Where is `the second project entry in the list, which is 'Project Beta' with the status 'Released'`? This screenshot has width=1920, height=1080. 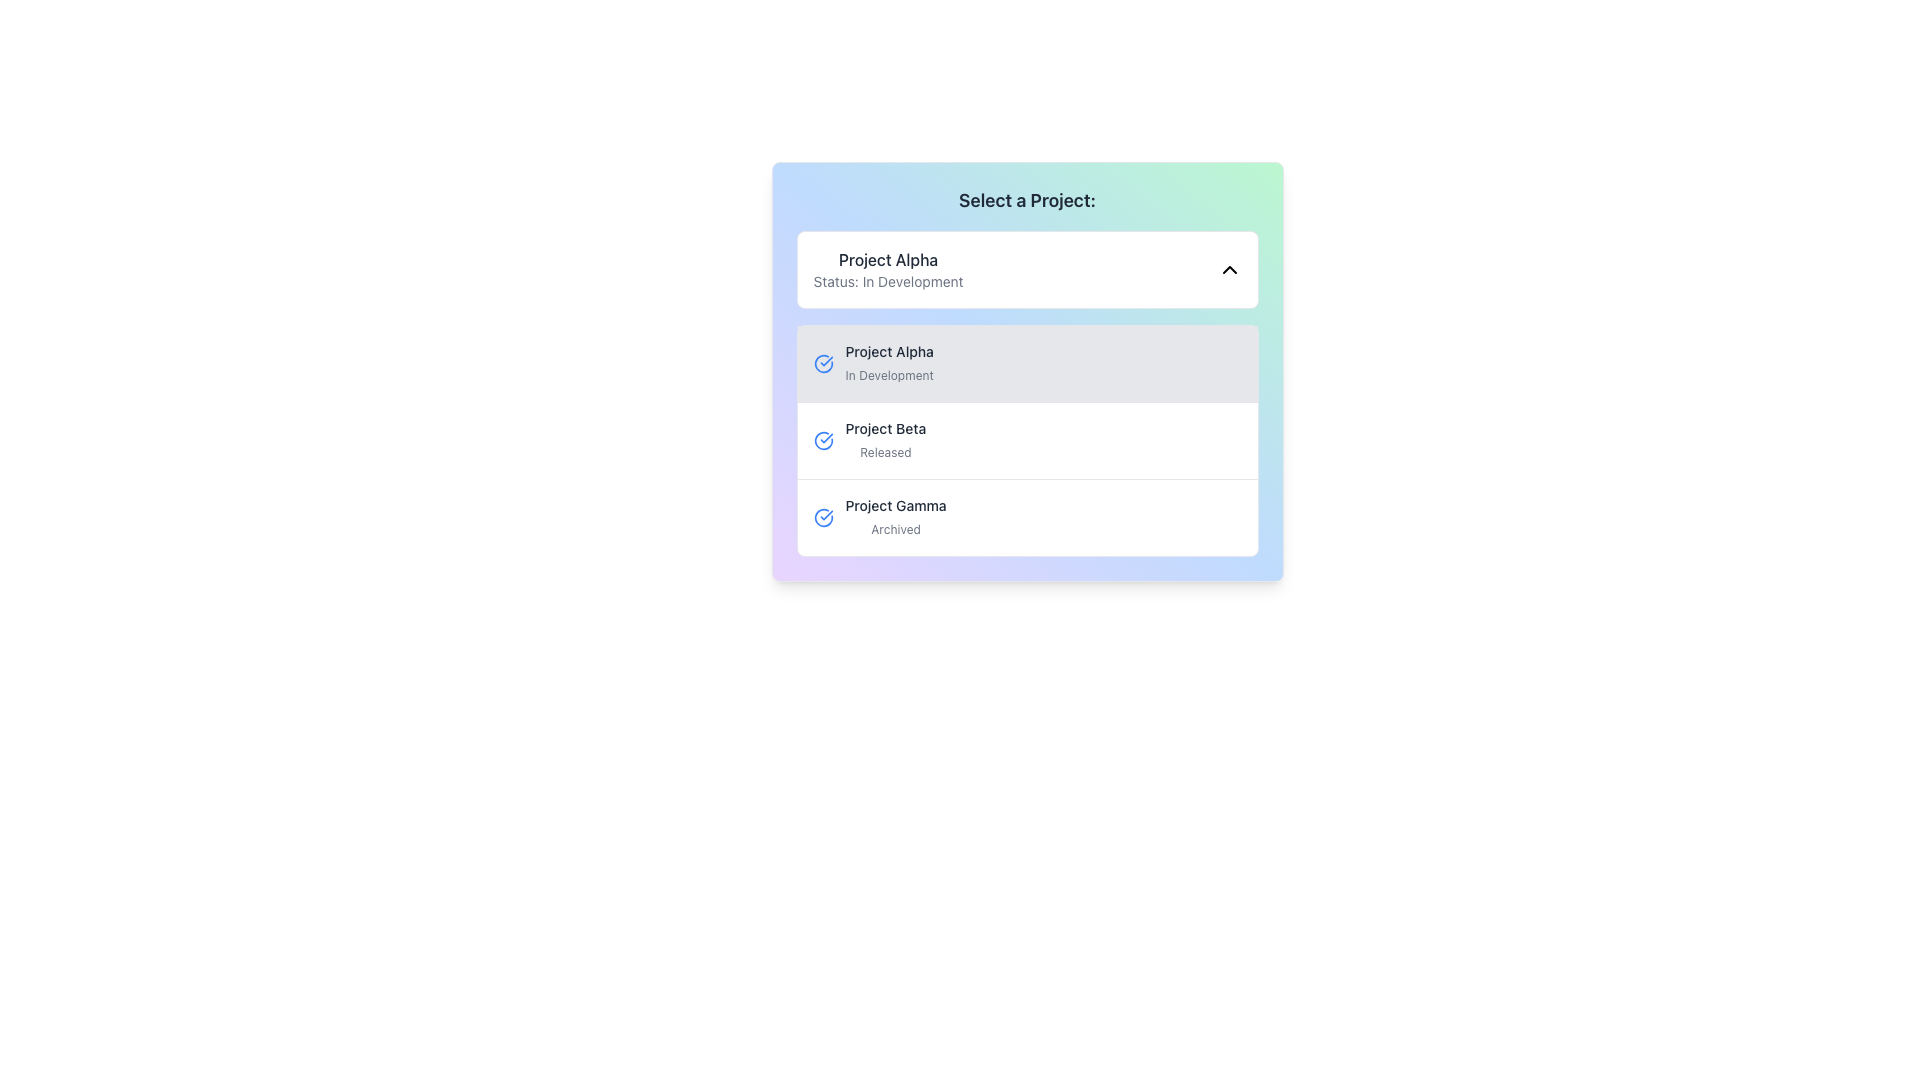
the second project entry in the list, which is 'Project Beta' with the status 'Released' is located at coordinates (1027, 439).